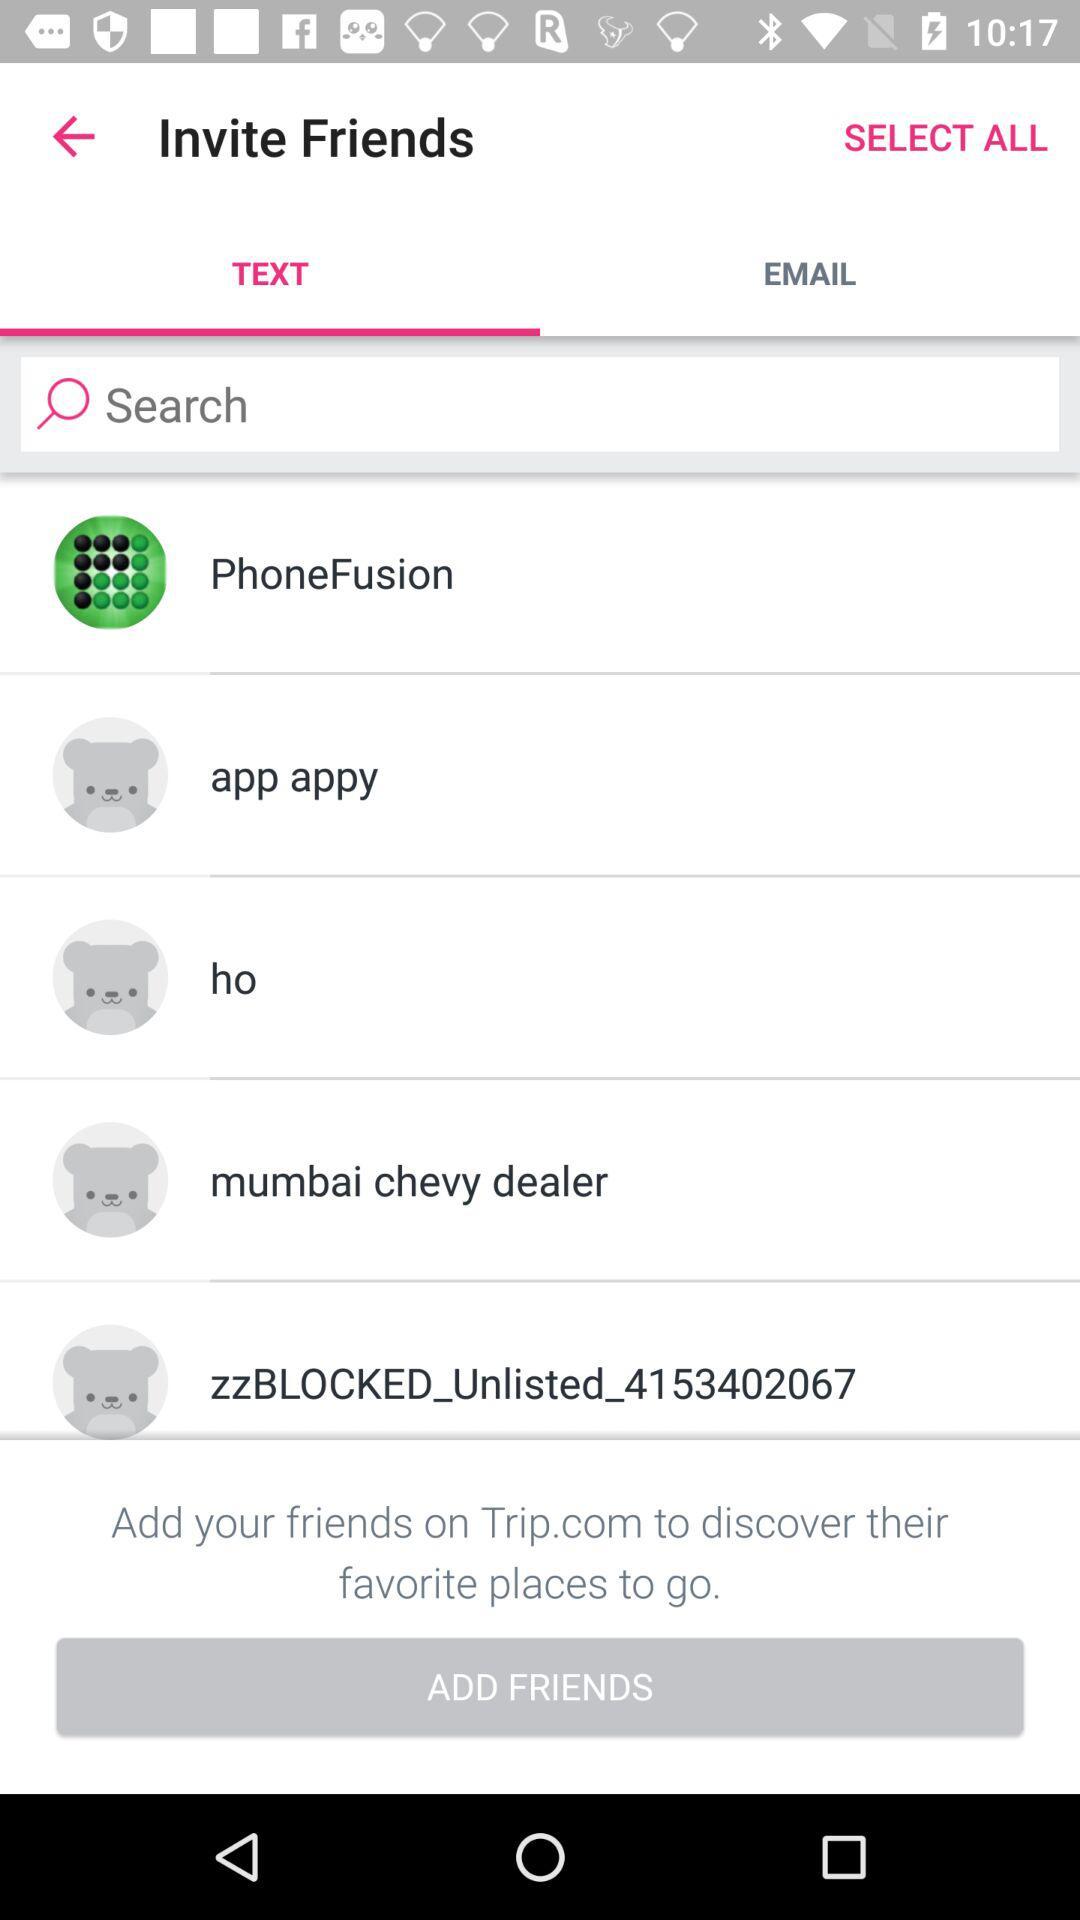 This screenshot has width=1080, height=1920. What do you see at coordinates (617, 1381) in the screenshot?
I see `the item below the mumbai chevy dealer icon` at bounding box center [617, 1381].